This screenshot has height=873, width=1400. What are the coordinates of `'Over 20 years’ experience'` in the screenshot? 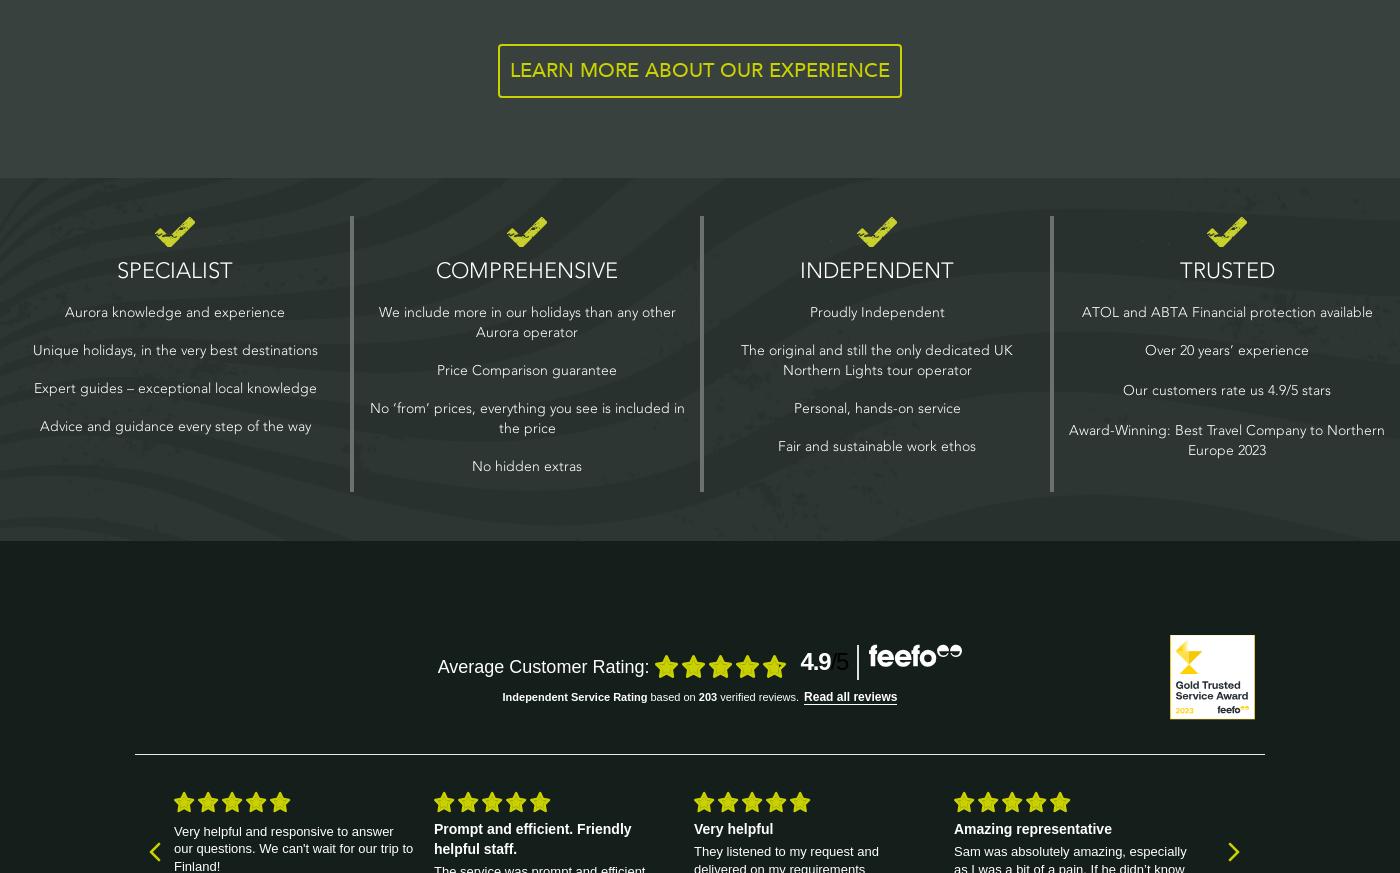 It's located at (1226, 349).